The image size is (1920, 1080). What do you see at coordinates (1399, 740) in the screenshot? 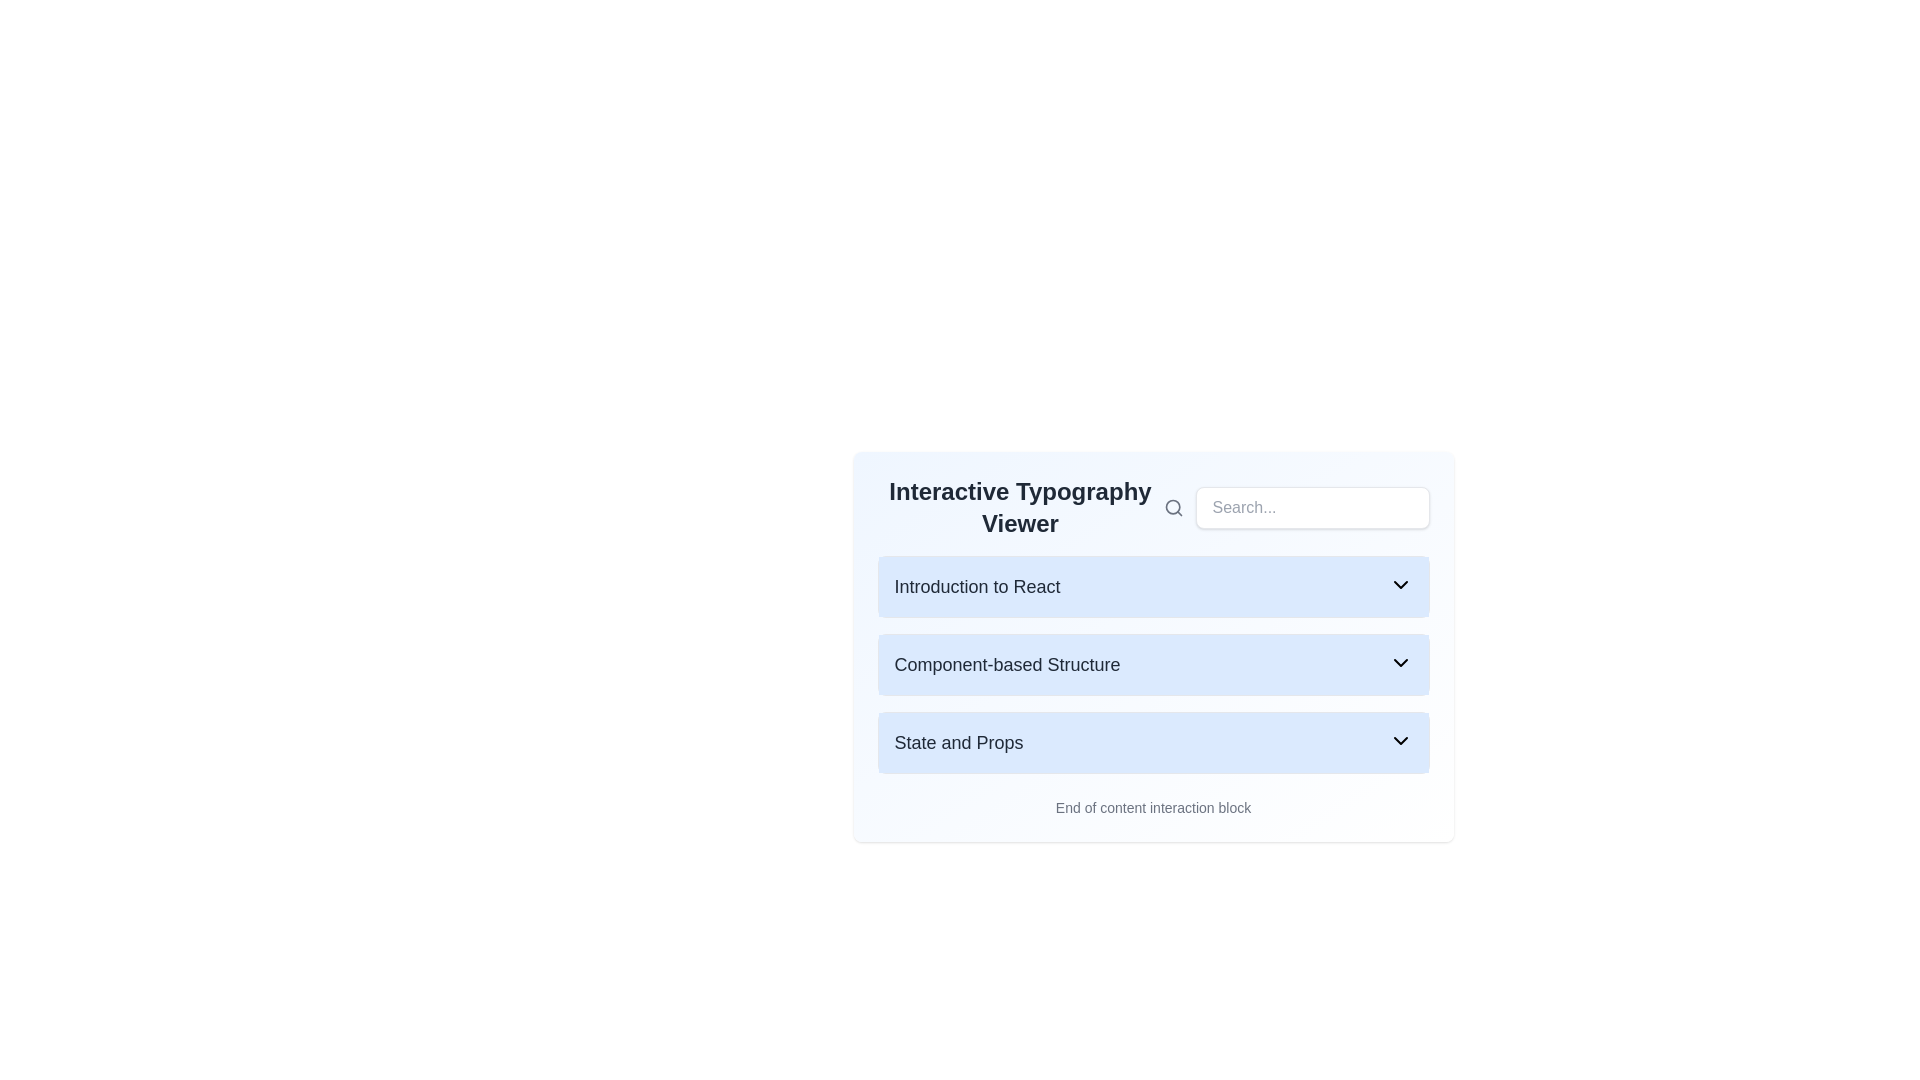
I see `the downward-pointing chevron icon located at the far-right end of the blue rectangular section labeled 'State and Props' for potential visual feedback` at bounding box center [1399, 740].